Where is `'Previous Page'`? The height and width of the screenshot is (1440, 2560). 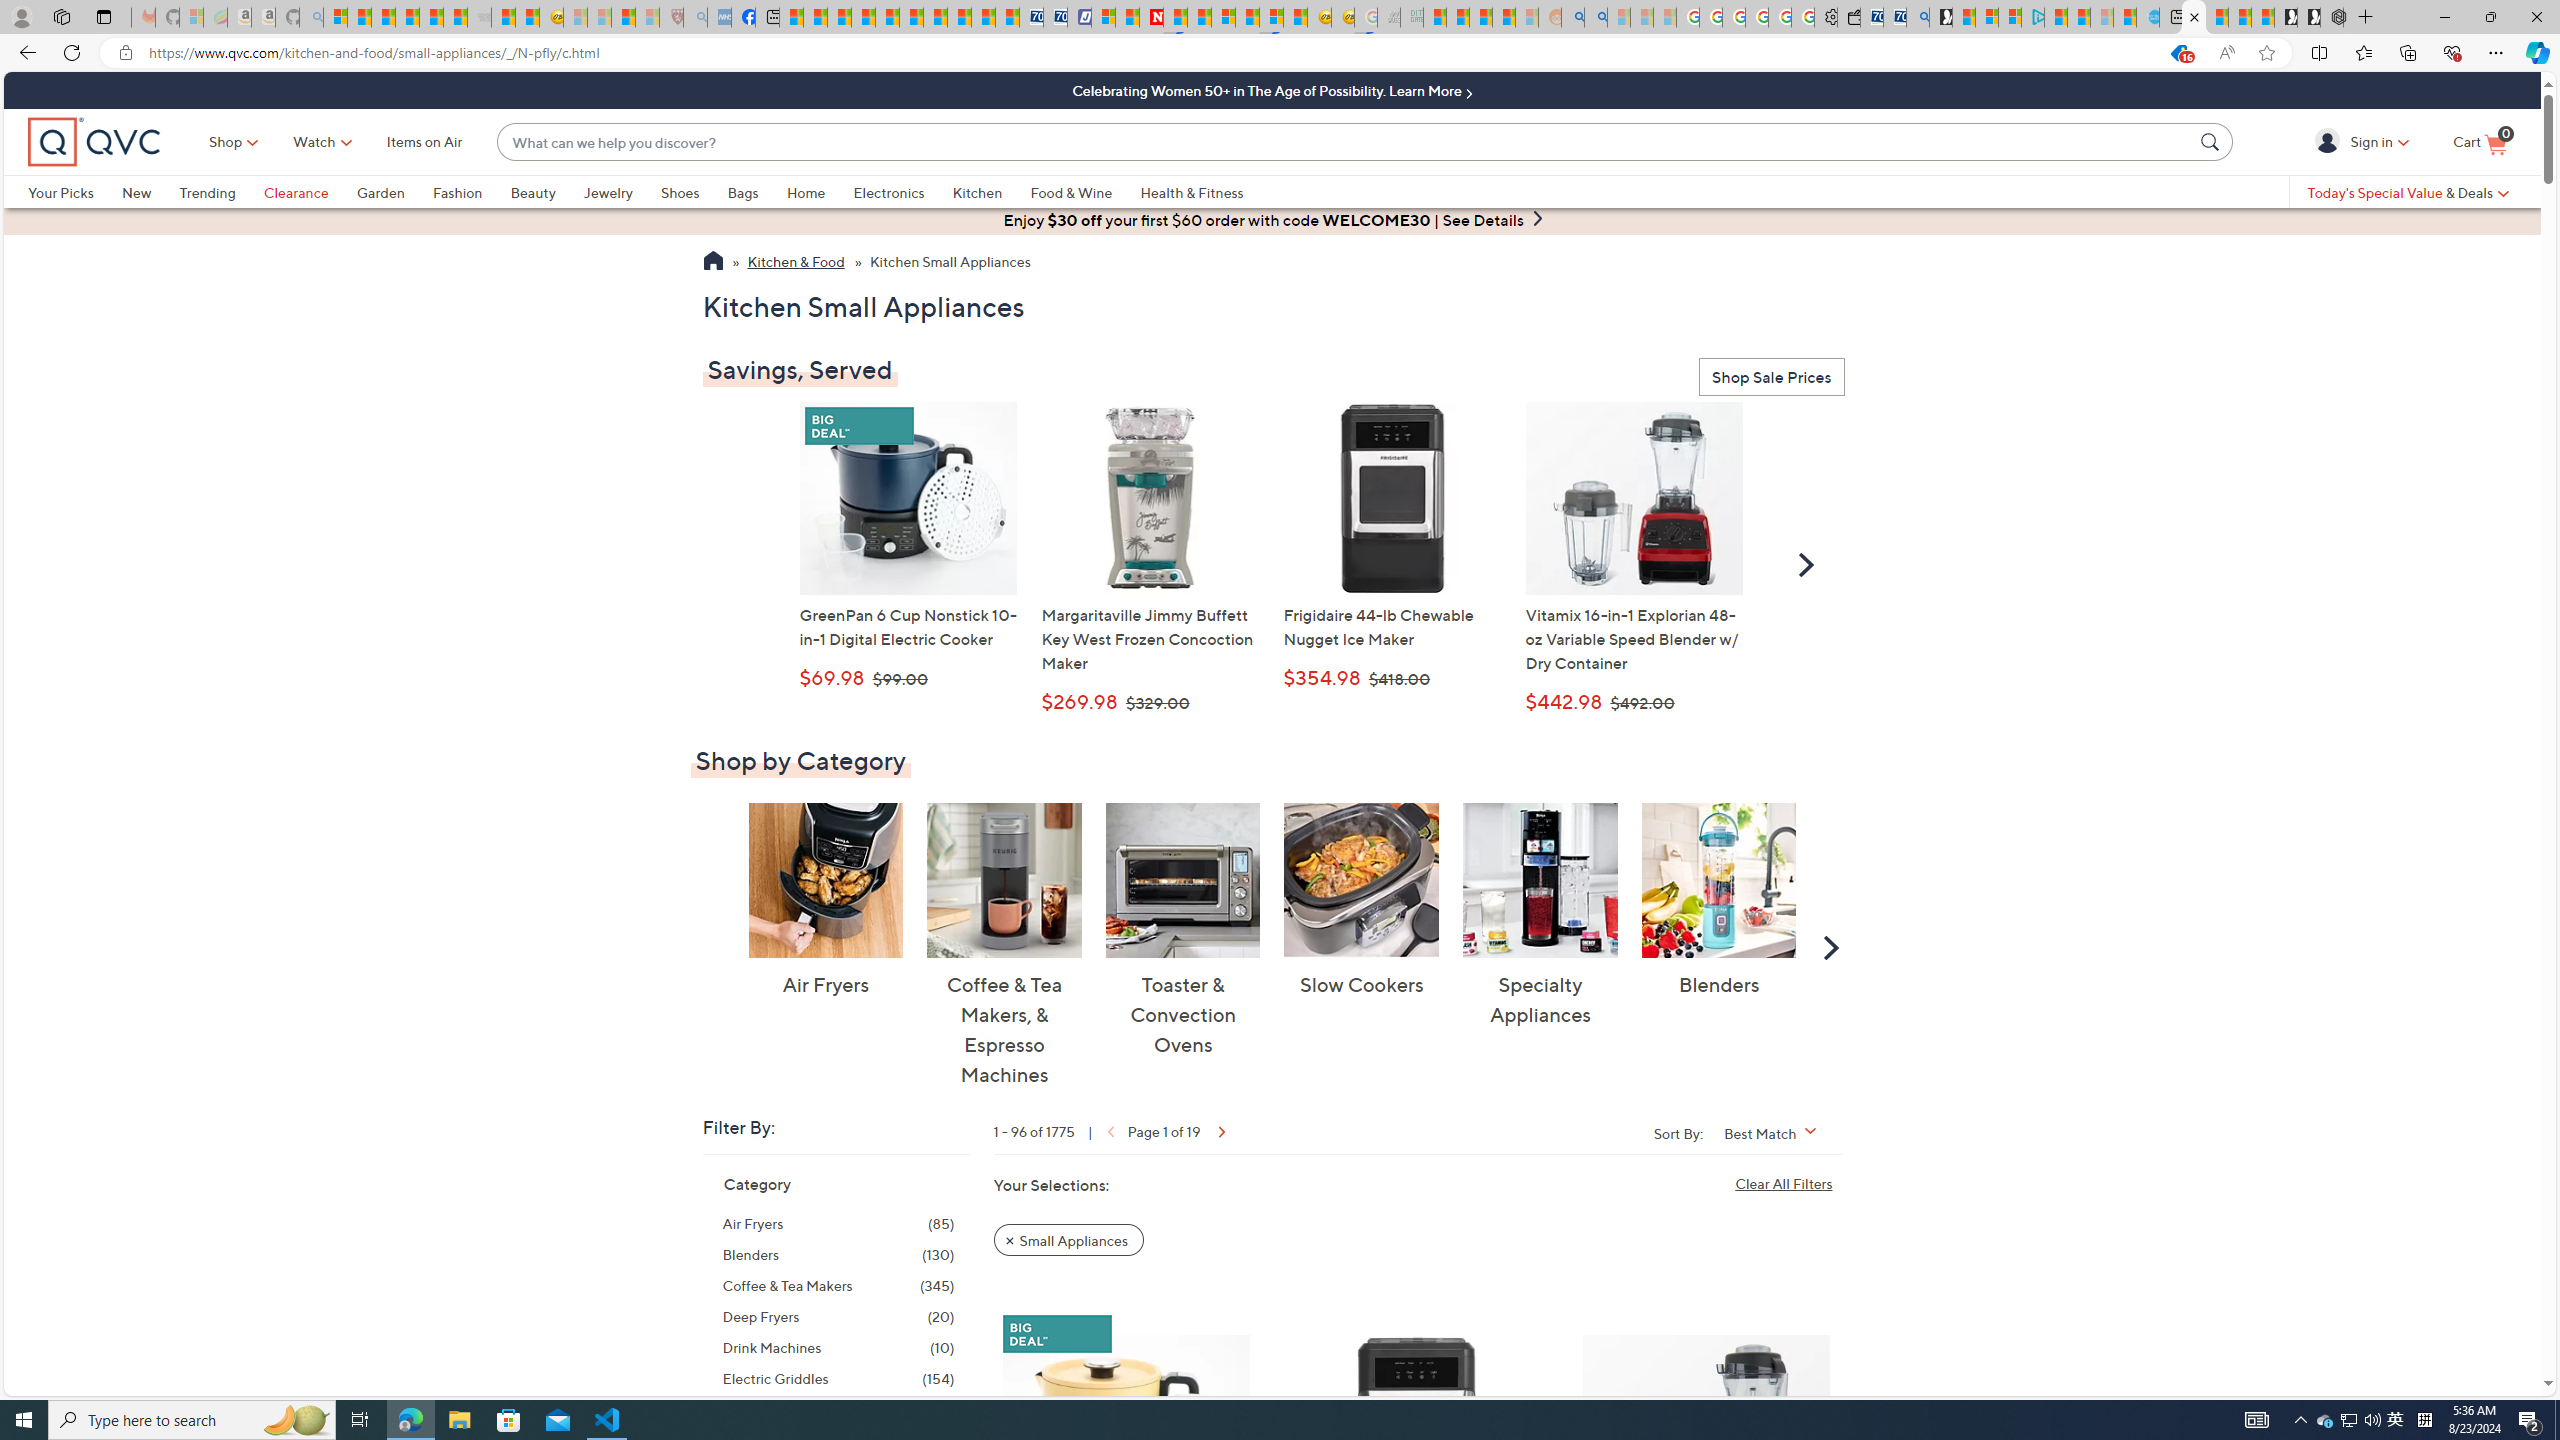 'Previous Page' is located at coordinates (1108, 1130).